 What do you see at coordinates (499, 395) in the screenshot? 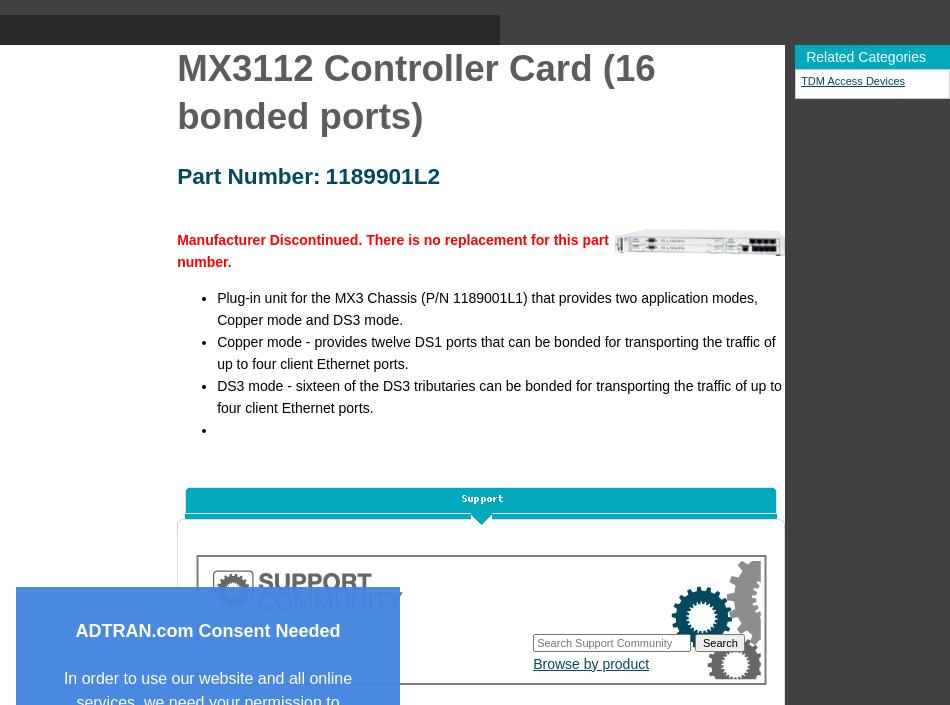
I see `'DS3 mode - sixteen of the DS3 tributaries can be bonded for transporting the traffic of up to four client Ethernet ports.'` at bounding box center [499, 395].